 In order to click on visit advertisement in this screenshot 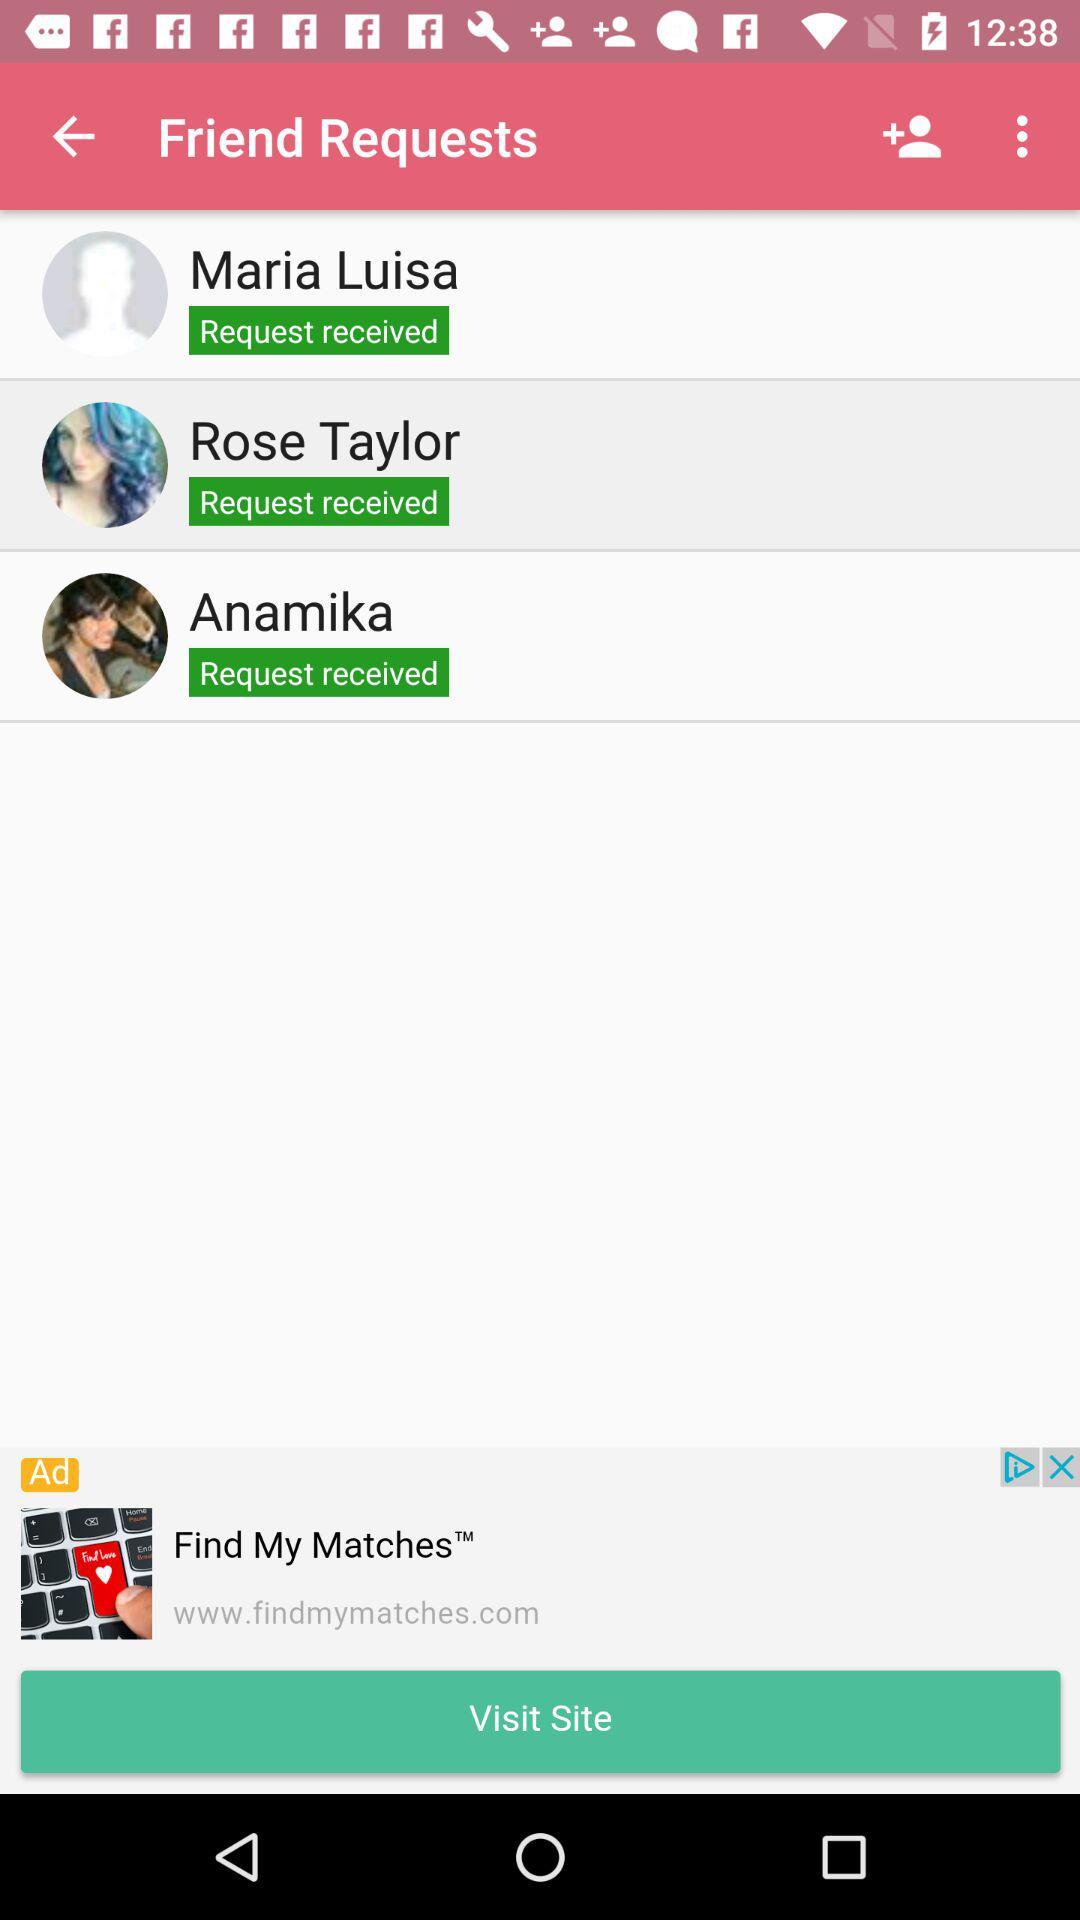, I will do `click(540, 1620)`.